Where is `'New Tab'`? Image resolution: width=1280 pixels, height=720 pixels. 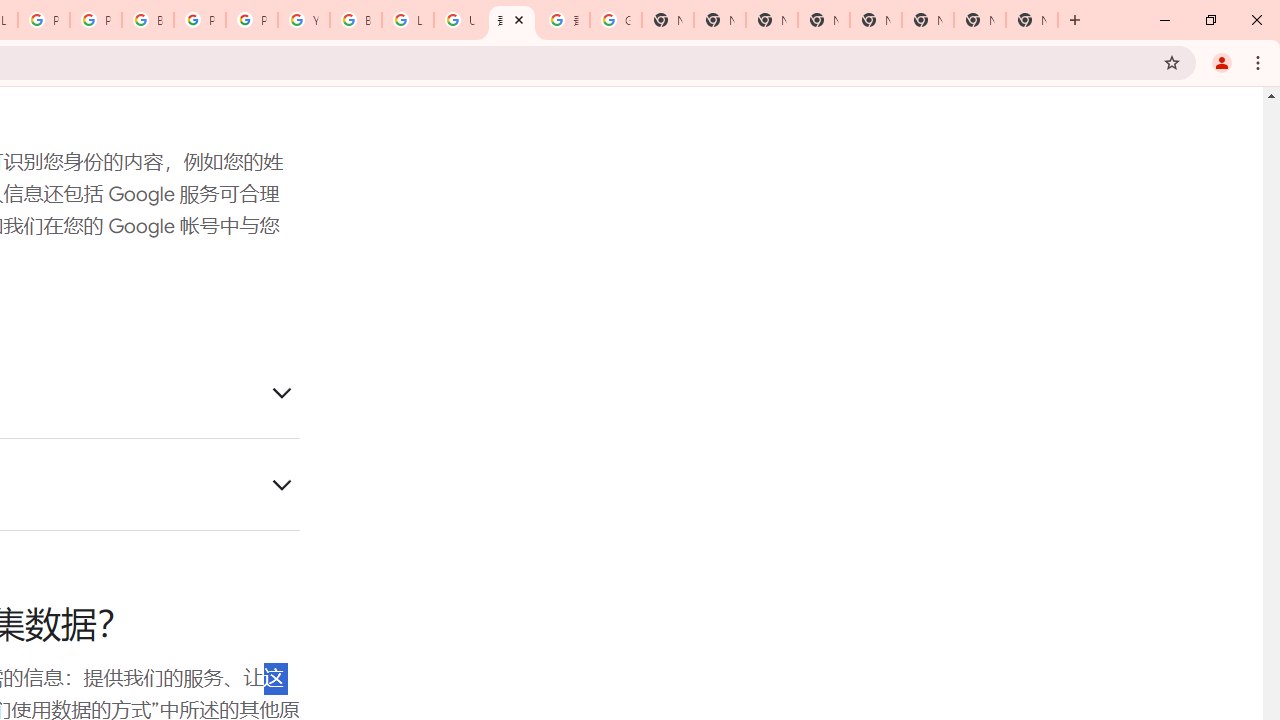 'New Tab' is located at coordinates (1032, 20).